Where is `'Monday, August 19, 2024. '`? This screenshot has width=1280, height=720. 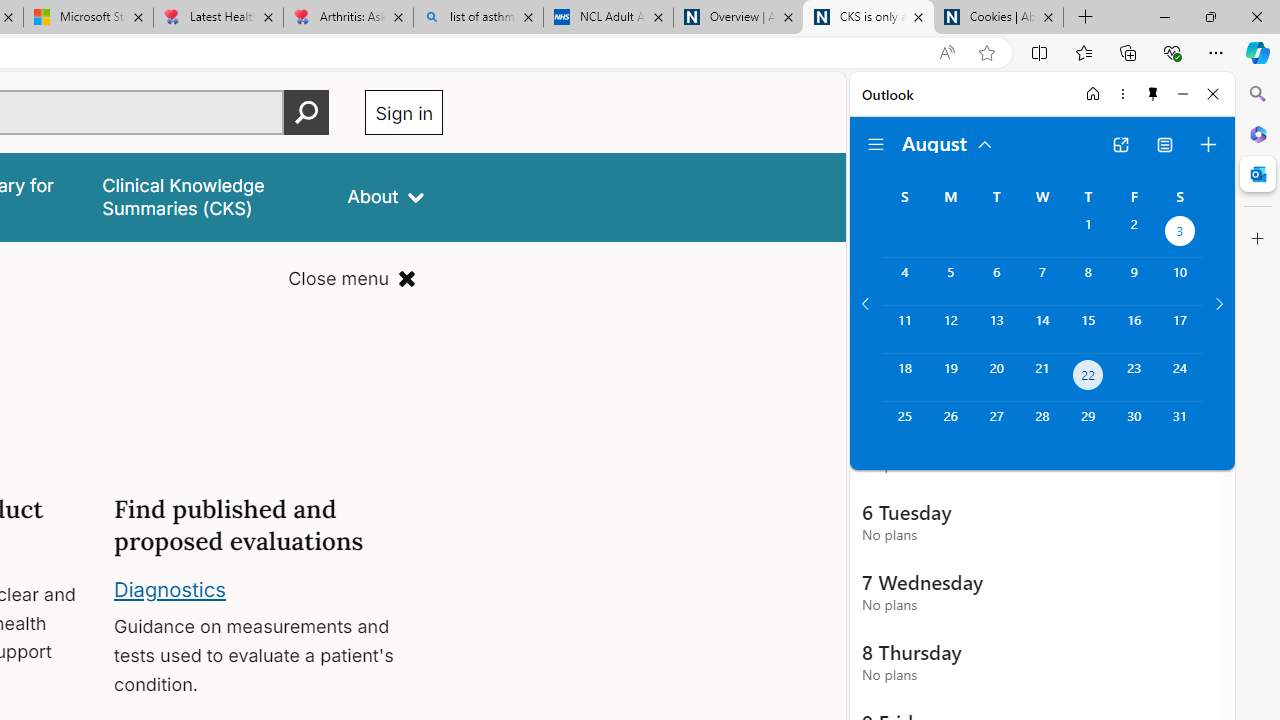 'Monday, August 19, 2024. ' is located at coordinates (949, 377).